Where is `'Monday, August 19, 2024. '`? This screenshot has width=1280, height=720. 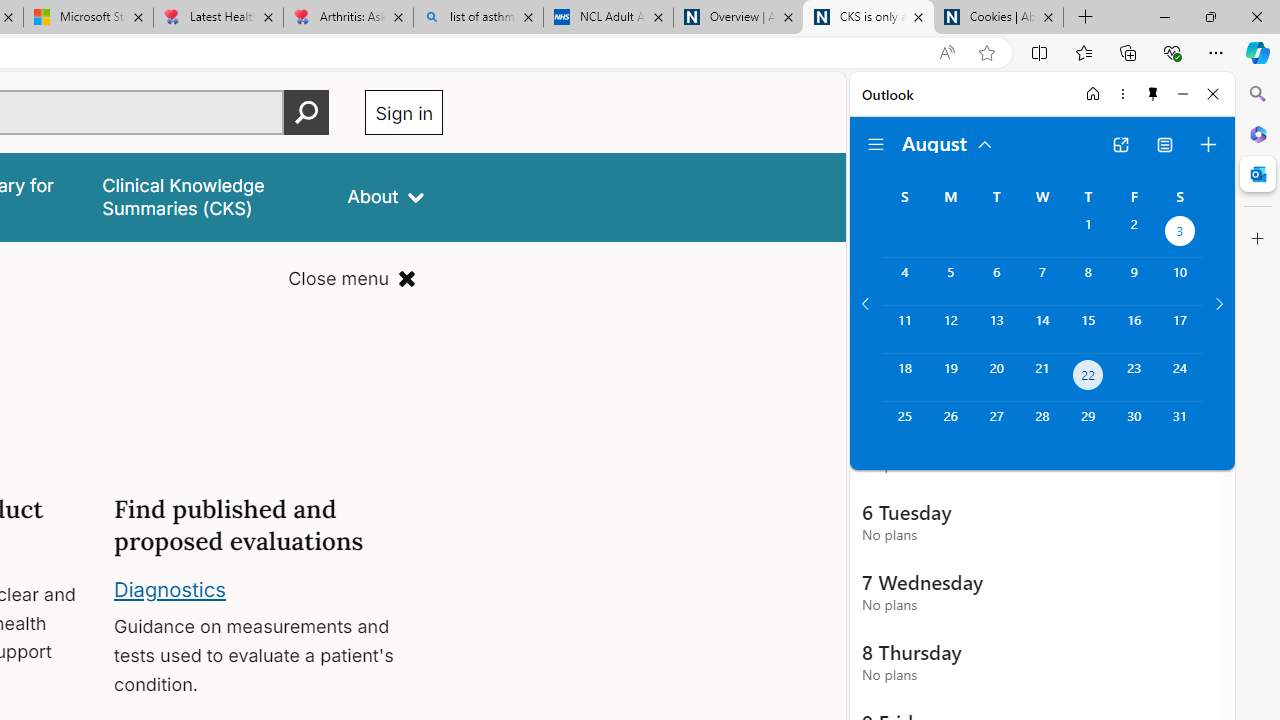 'Monday, August 19, 2024. ' is located at coordinates (949, 377).